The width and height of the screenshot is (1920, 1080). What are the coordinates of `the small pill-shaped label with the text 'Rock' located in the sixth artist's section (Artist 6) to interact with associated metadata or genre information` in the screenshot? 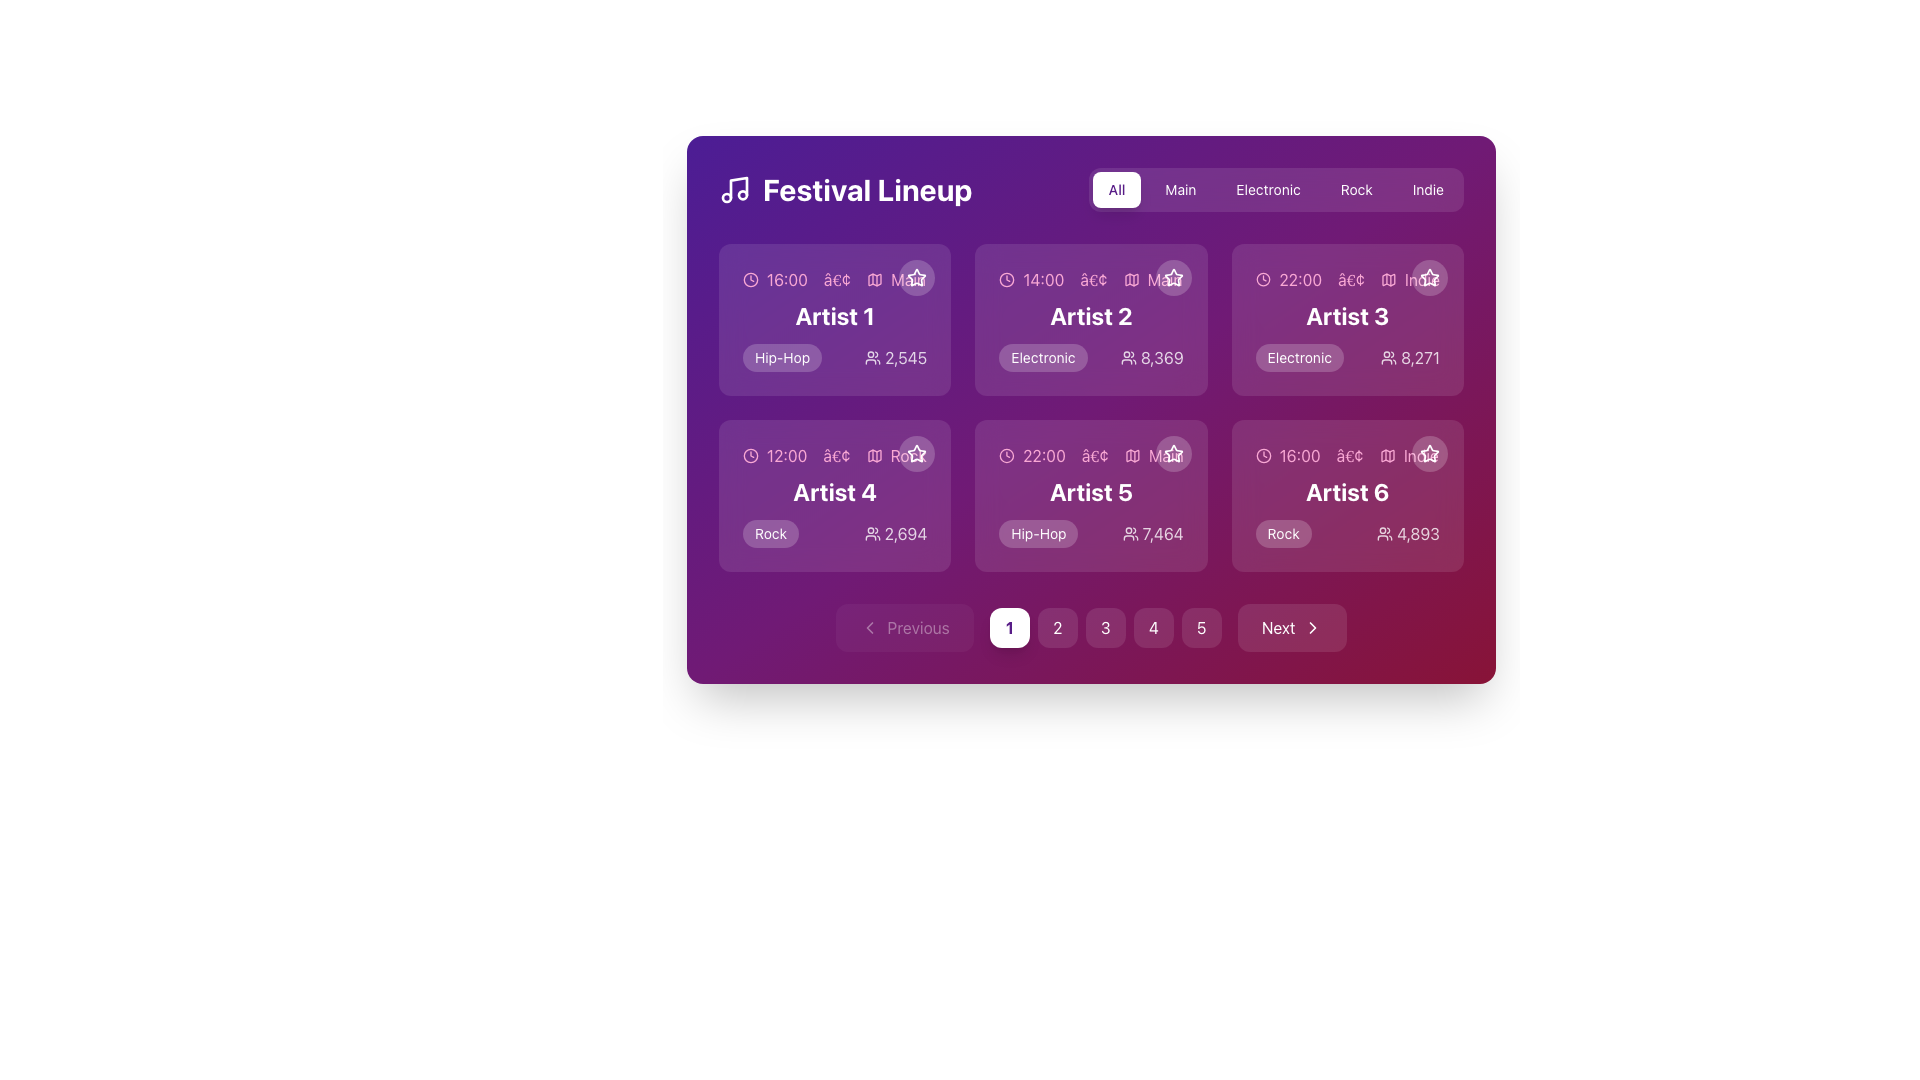 It's located at (1283, 532).